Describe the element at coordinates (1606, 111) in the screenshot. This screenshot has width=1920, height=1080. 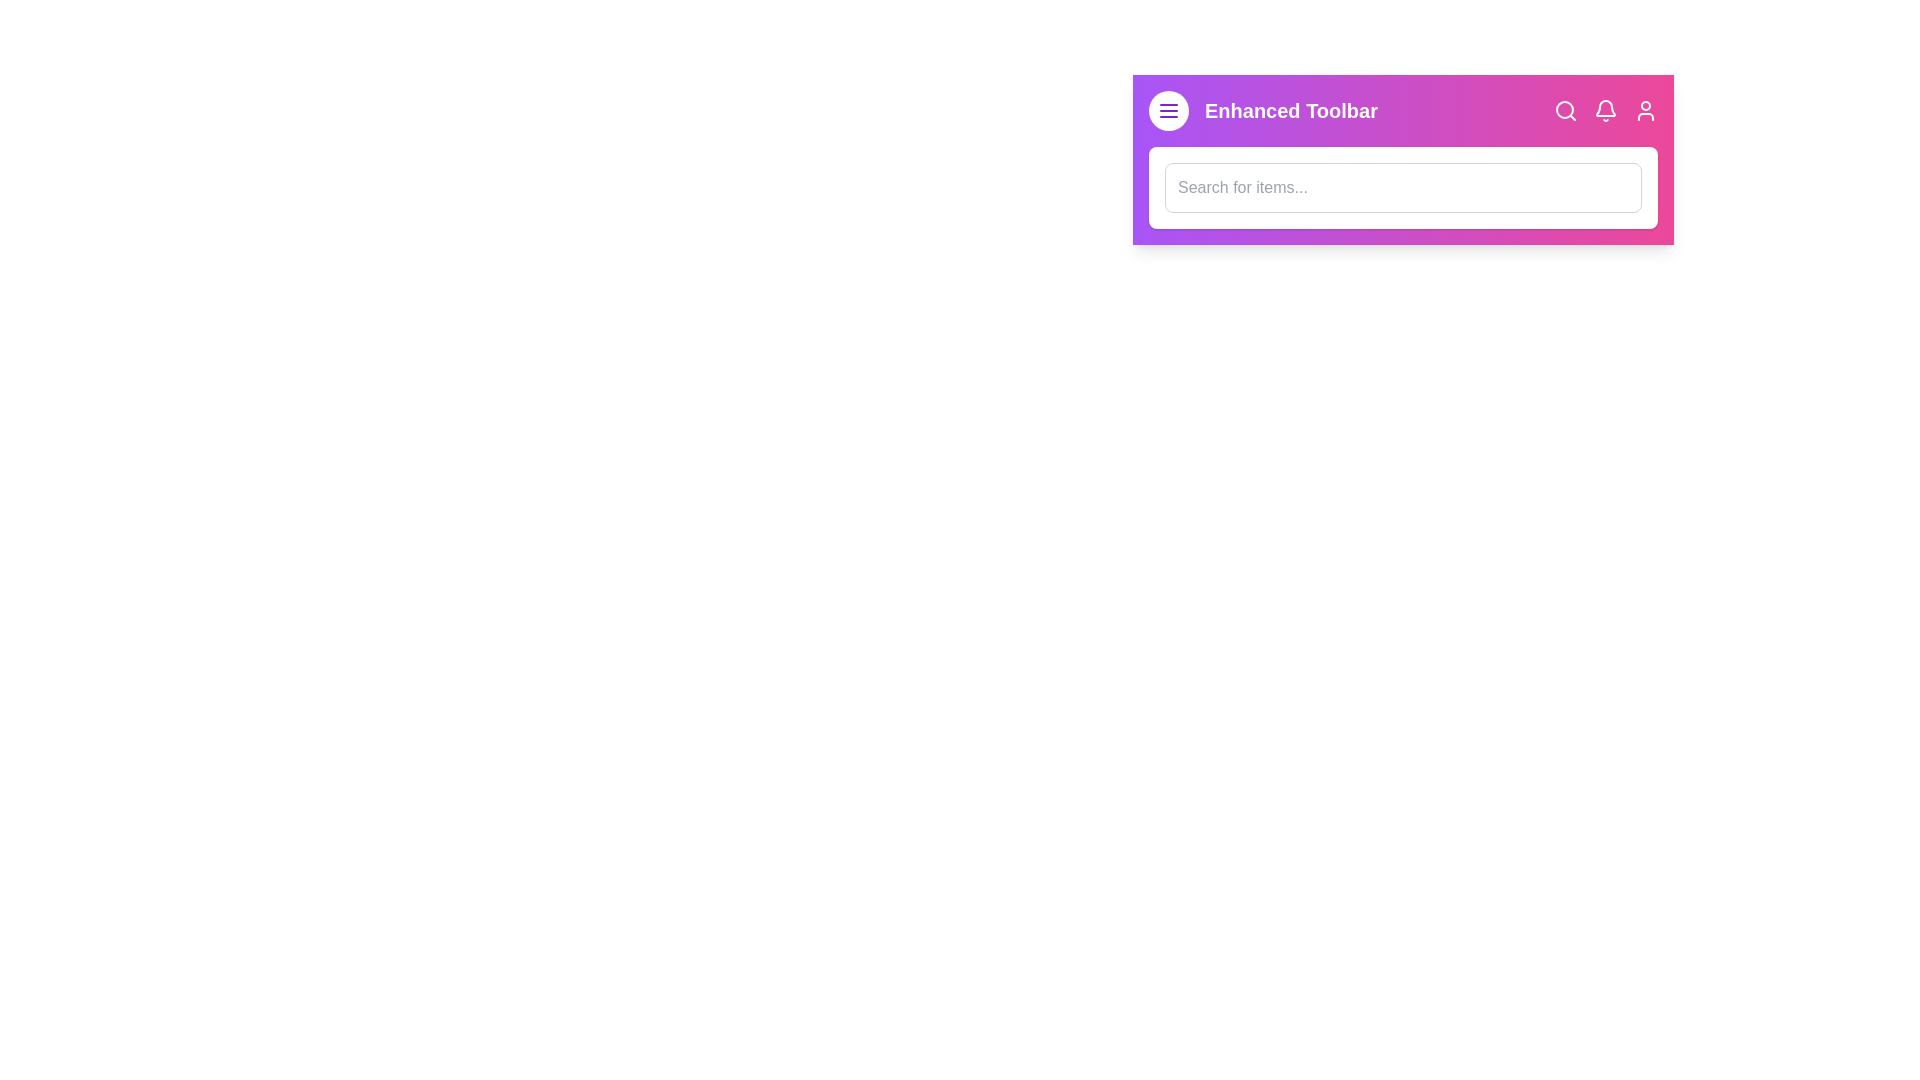
I see `the notification bell icon to view notifications` at that location.